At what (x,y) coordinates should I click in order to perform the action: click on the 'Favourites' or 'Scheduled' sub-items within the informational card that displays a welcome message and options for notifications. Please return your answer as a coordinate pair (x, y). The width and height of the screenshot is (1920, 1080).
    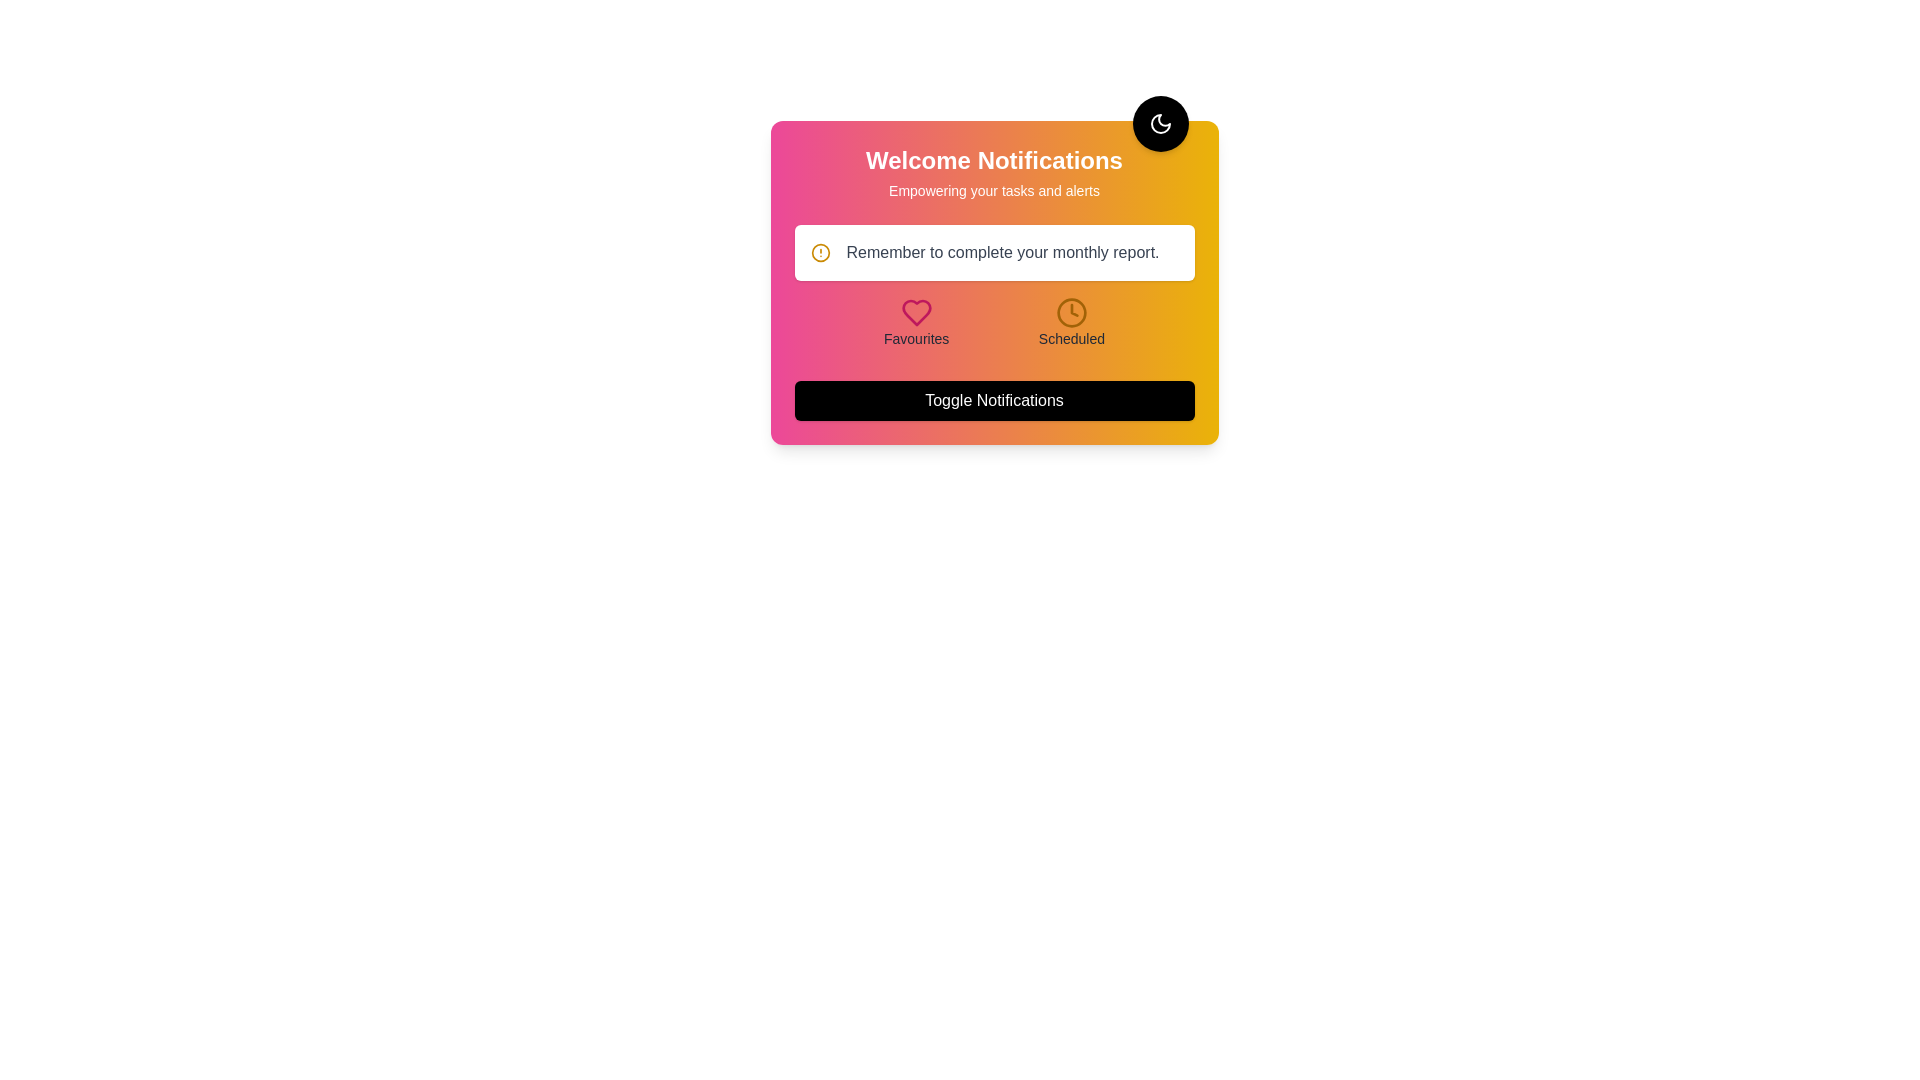
    Looking at the image, I should click on (994, 282).